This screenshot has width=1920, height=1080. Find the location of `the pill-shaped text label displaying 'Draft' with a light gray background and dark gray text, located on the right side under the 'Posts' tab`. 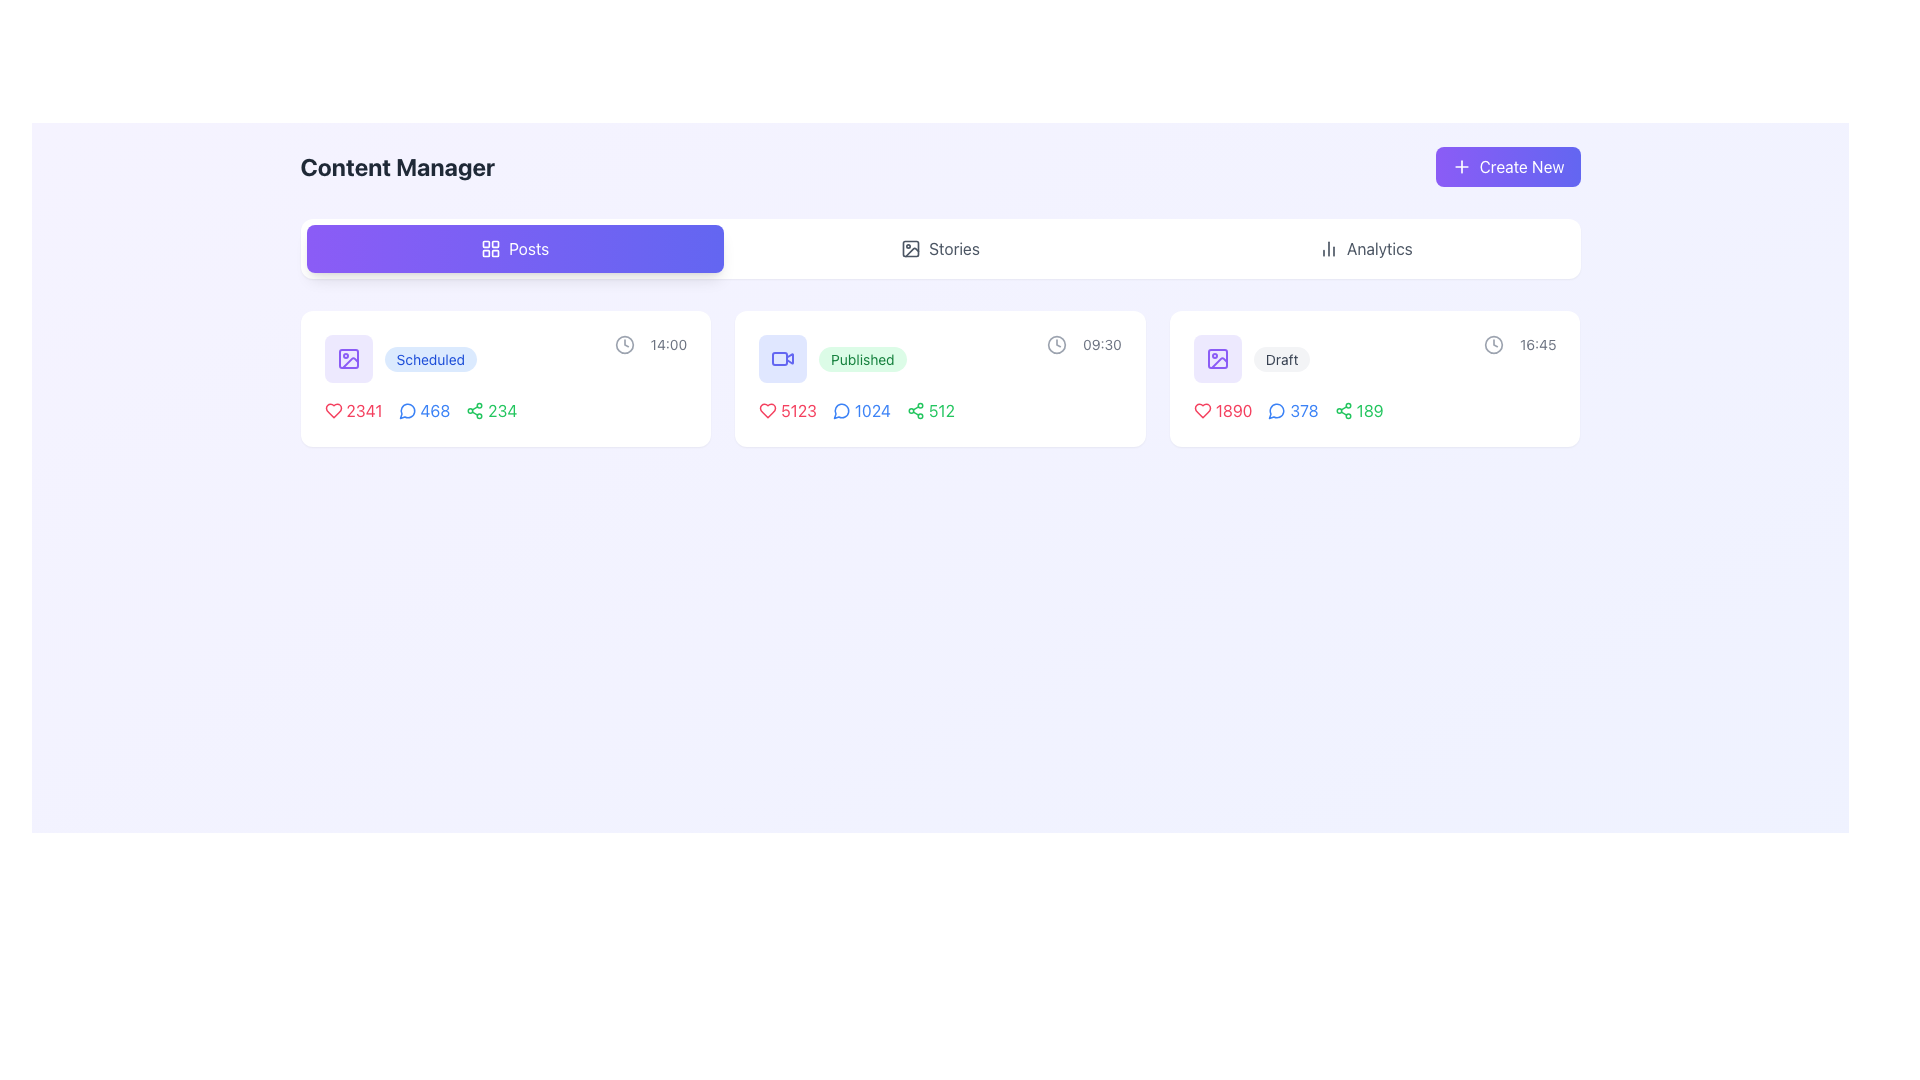

the pill-shaped text label displaying 'Draft' with a light gray background and dark gray text, located on the right side under the 'Posts' tab is located at coordinates (1282, 357).